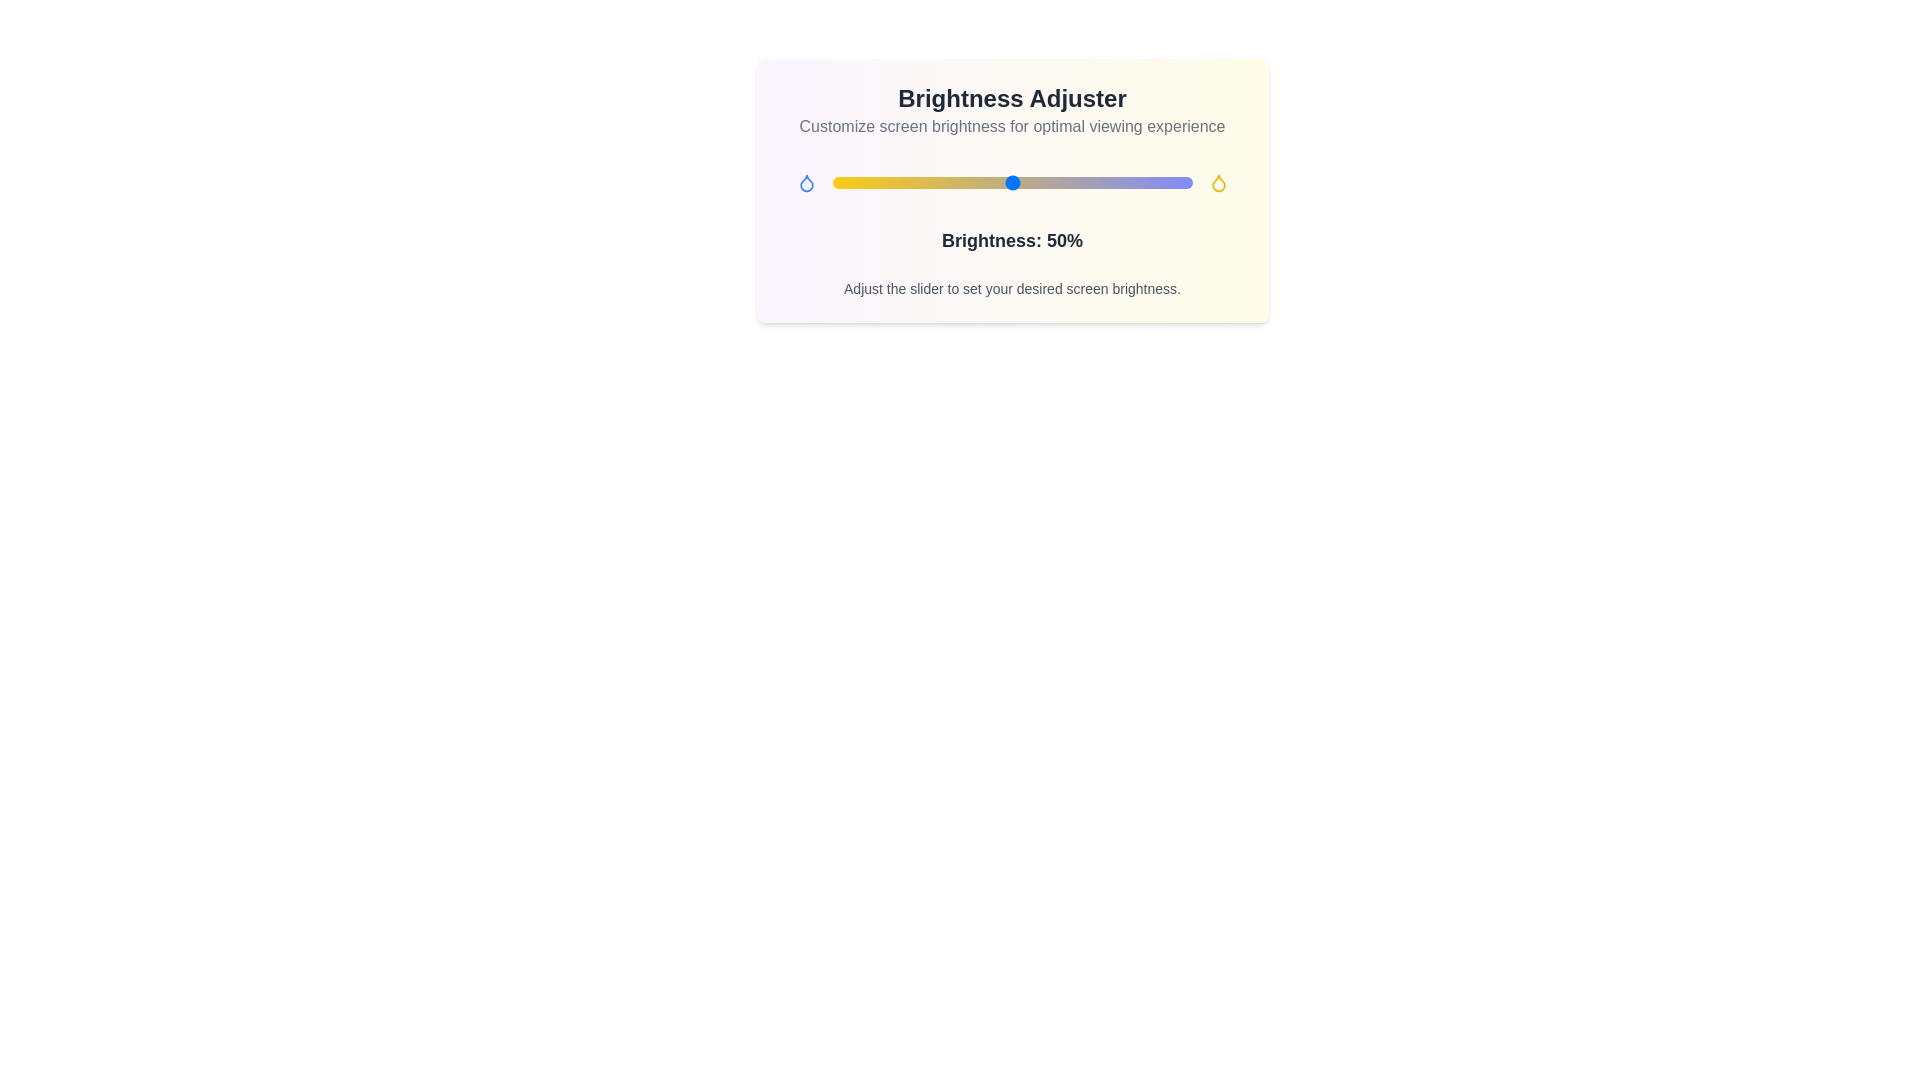  What do you see at coordinates (1012, 182) in the screenshot?
I see `the brightness slider to 50%` at bounding box center [1012, 182].